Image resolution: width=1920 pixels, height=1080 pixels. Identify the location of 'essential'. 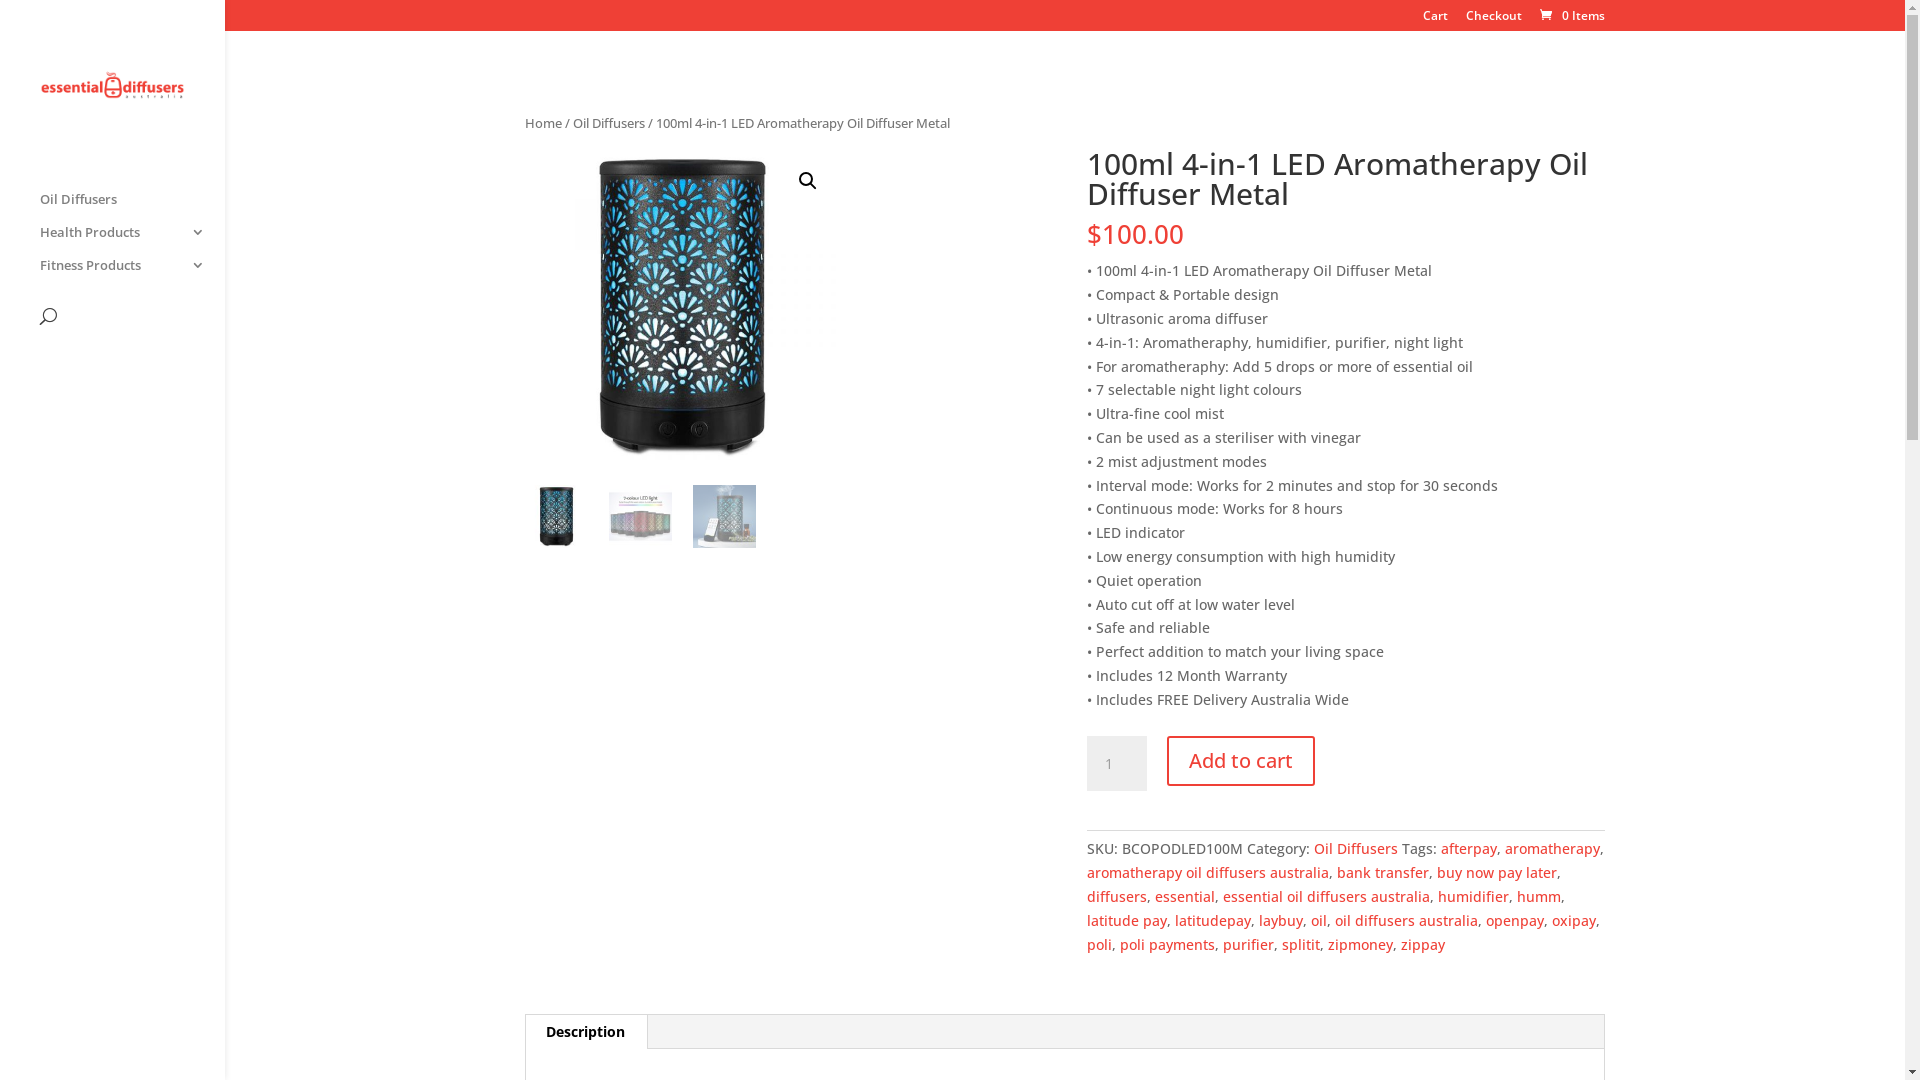
(1185, 895).